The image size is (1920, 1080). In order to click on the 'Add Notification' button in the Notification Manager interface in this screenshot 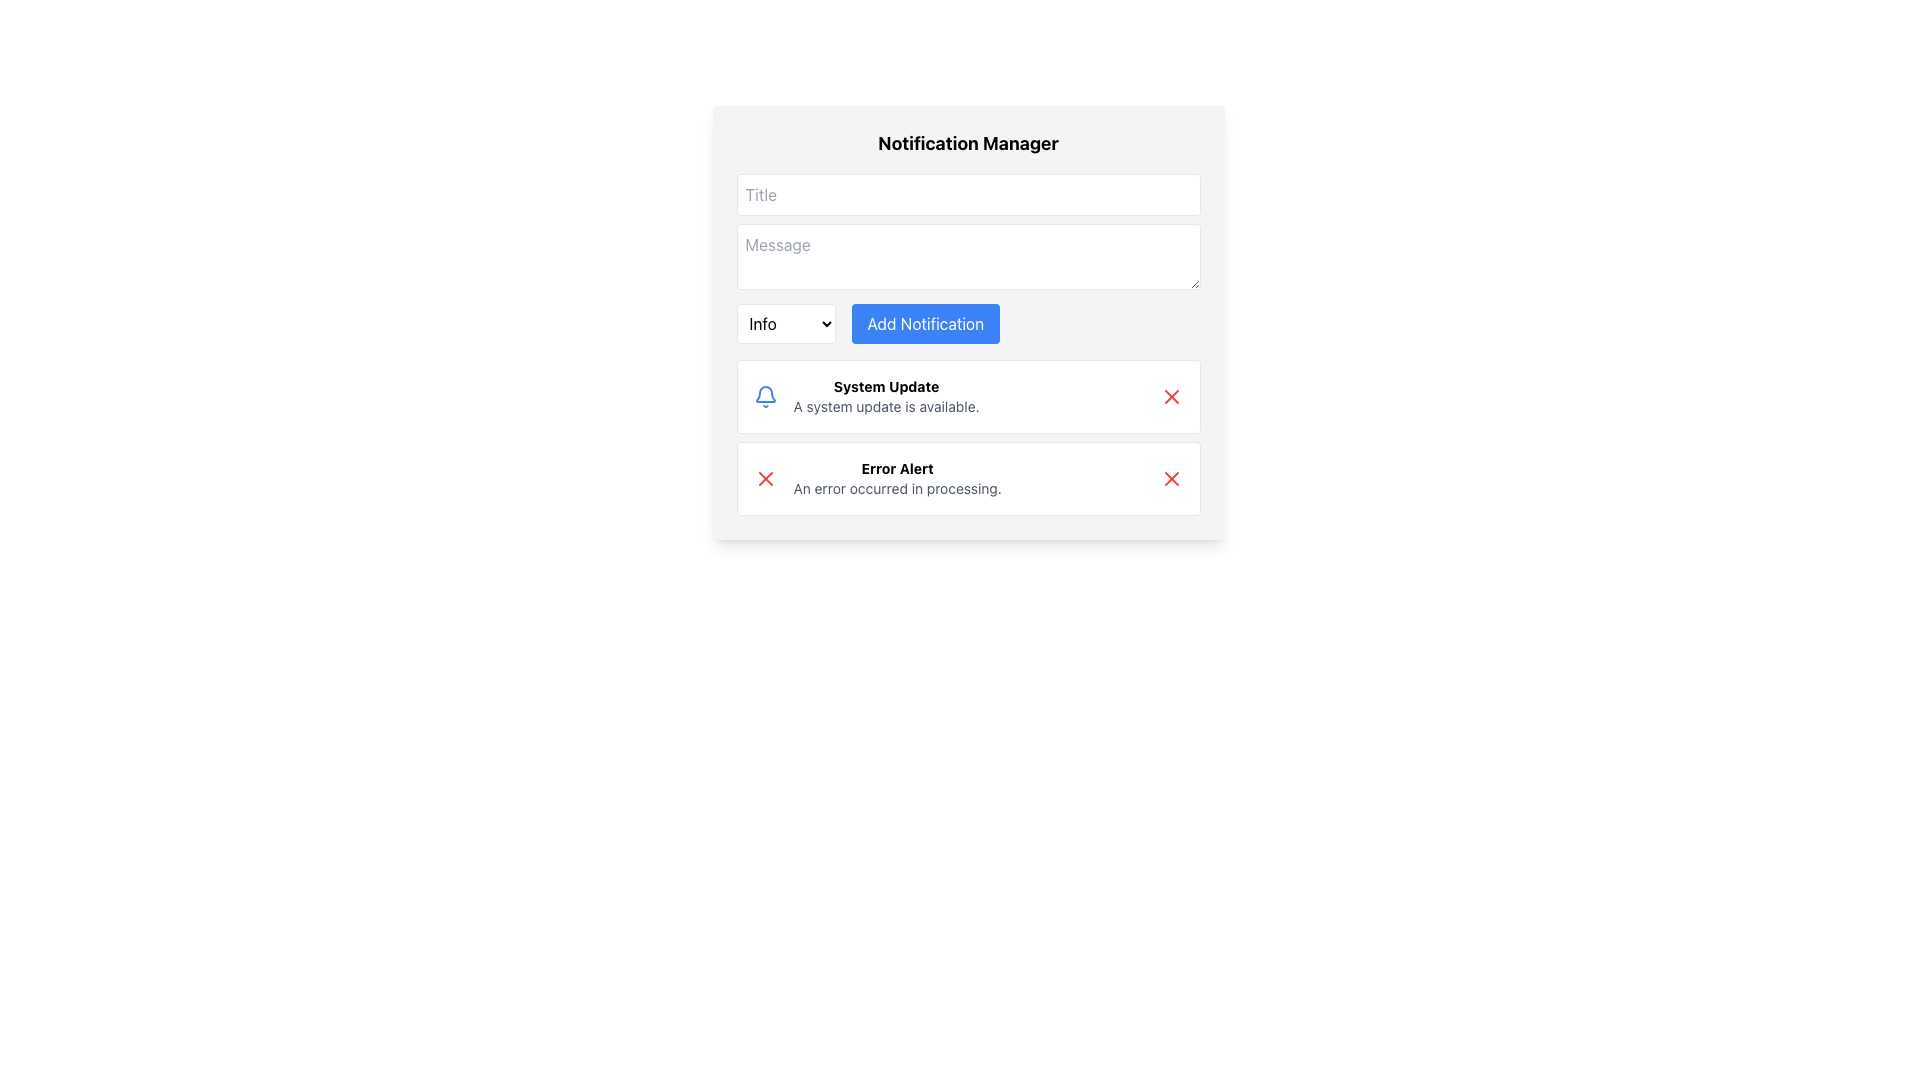, I will do `click(968, 322)`.